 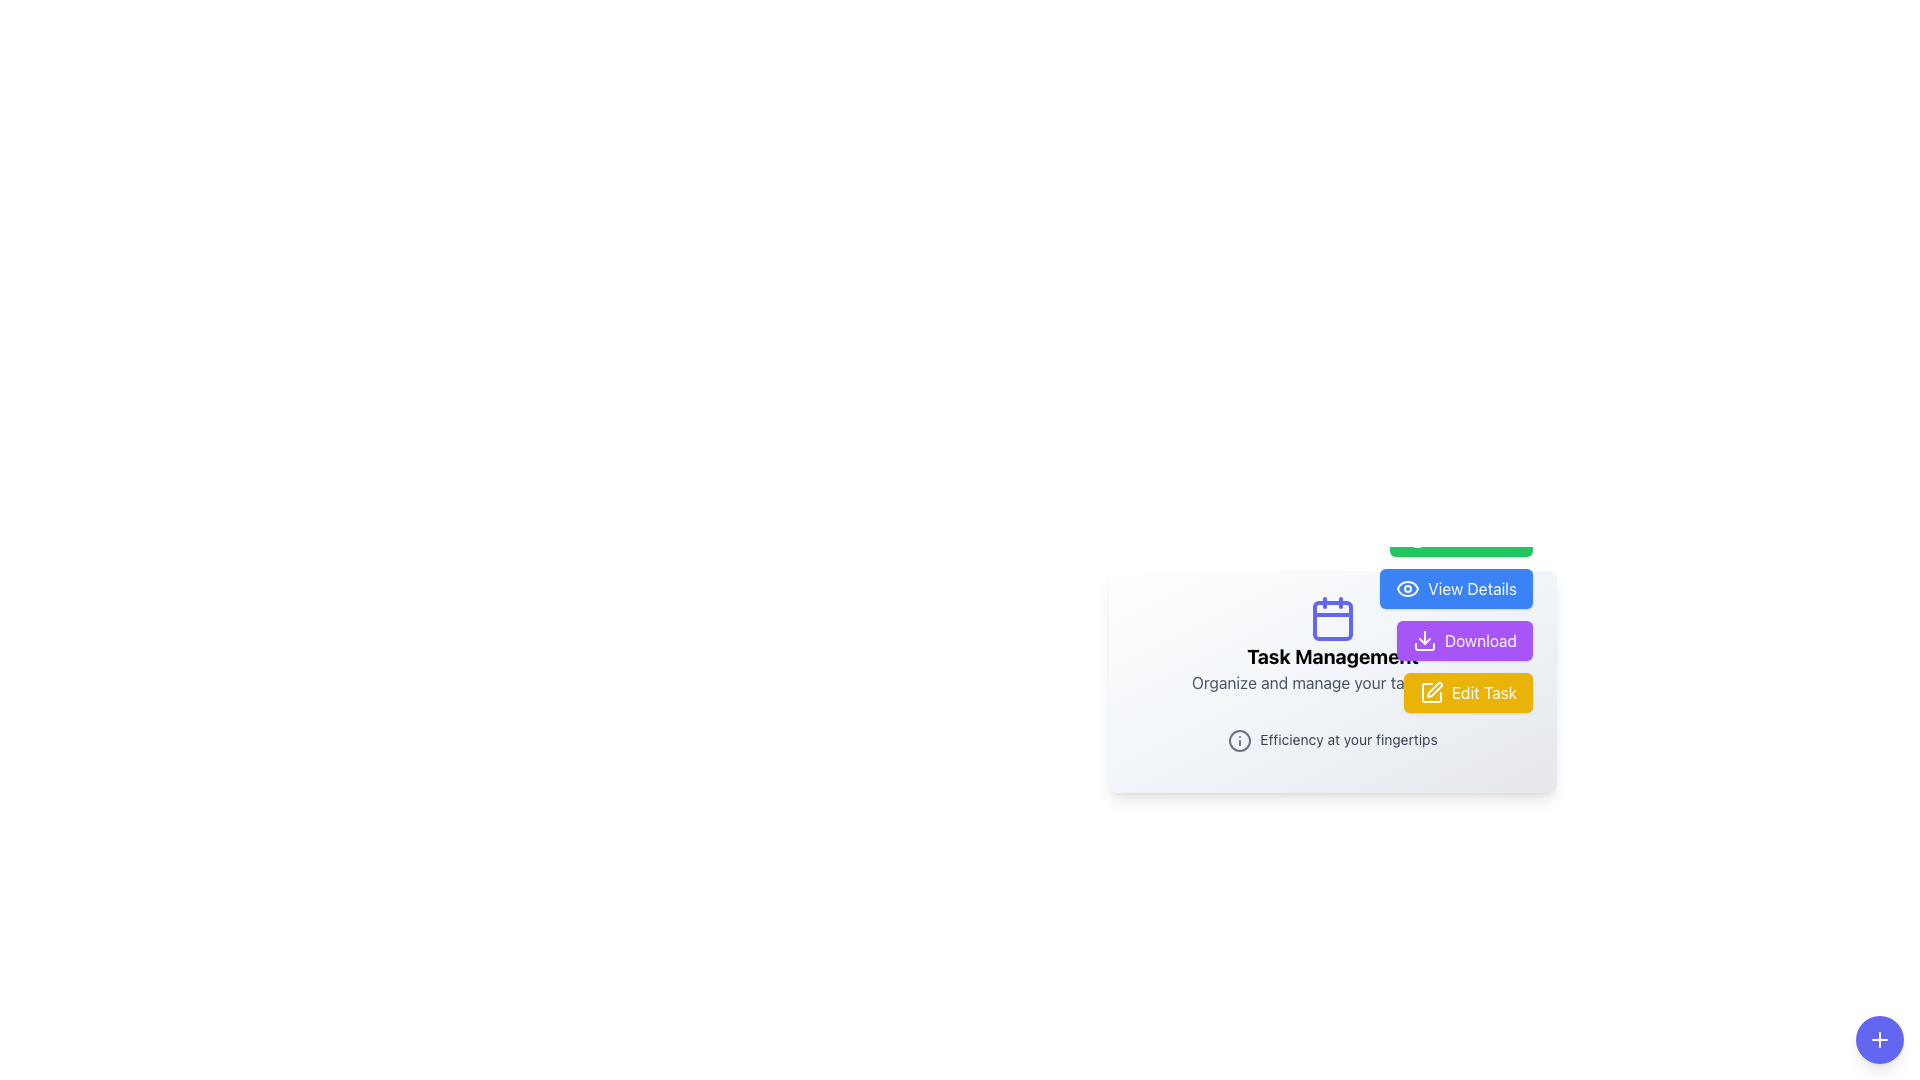 What do you see at coordinates (1456, 613) in the screenshot?
I see `the second button in a vertical arrangement of four located in the bottom-right region of the interface` at bounding box center [1456, 613].